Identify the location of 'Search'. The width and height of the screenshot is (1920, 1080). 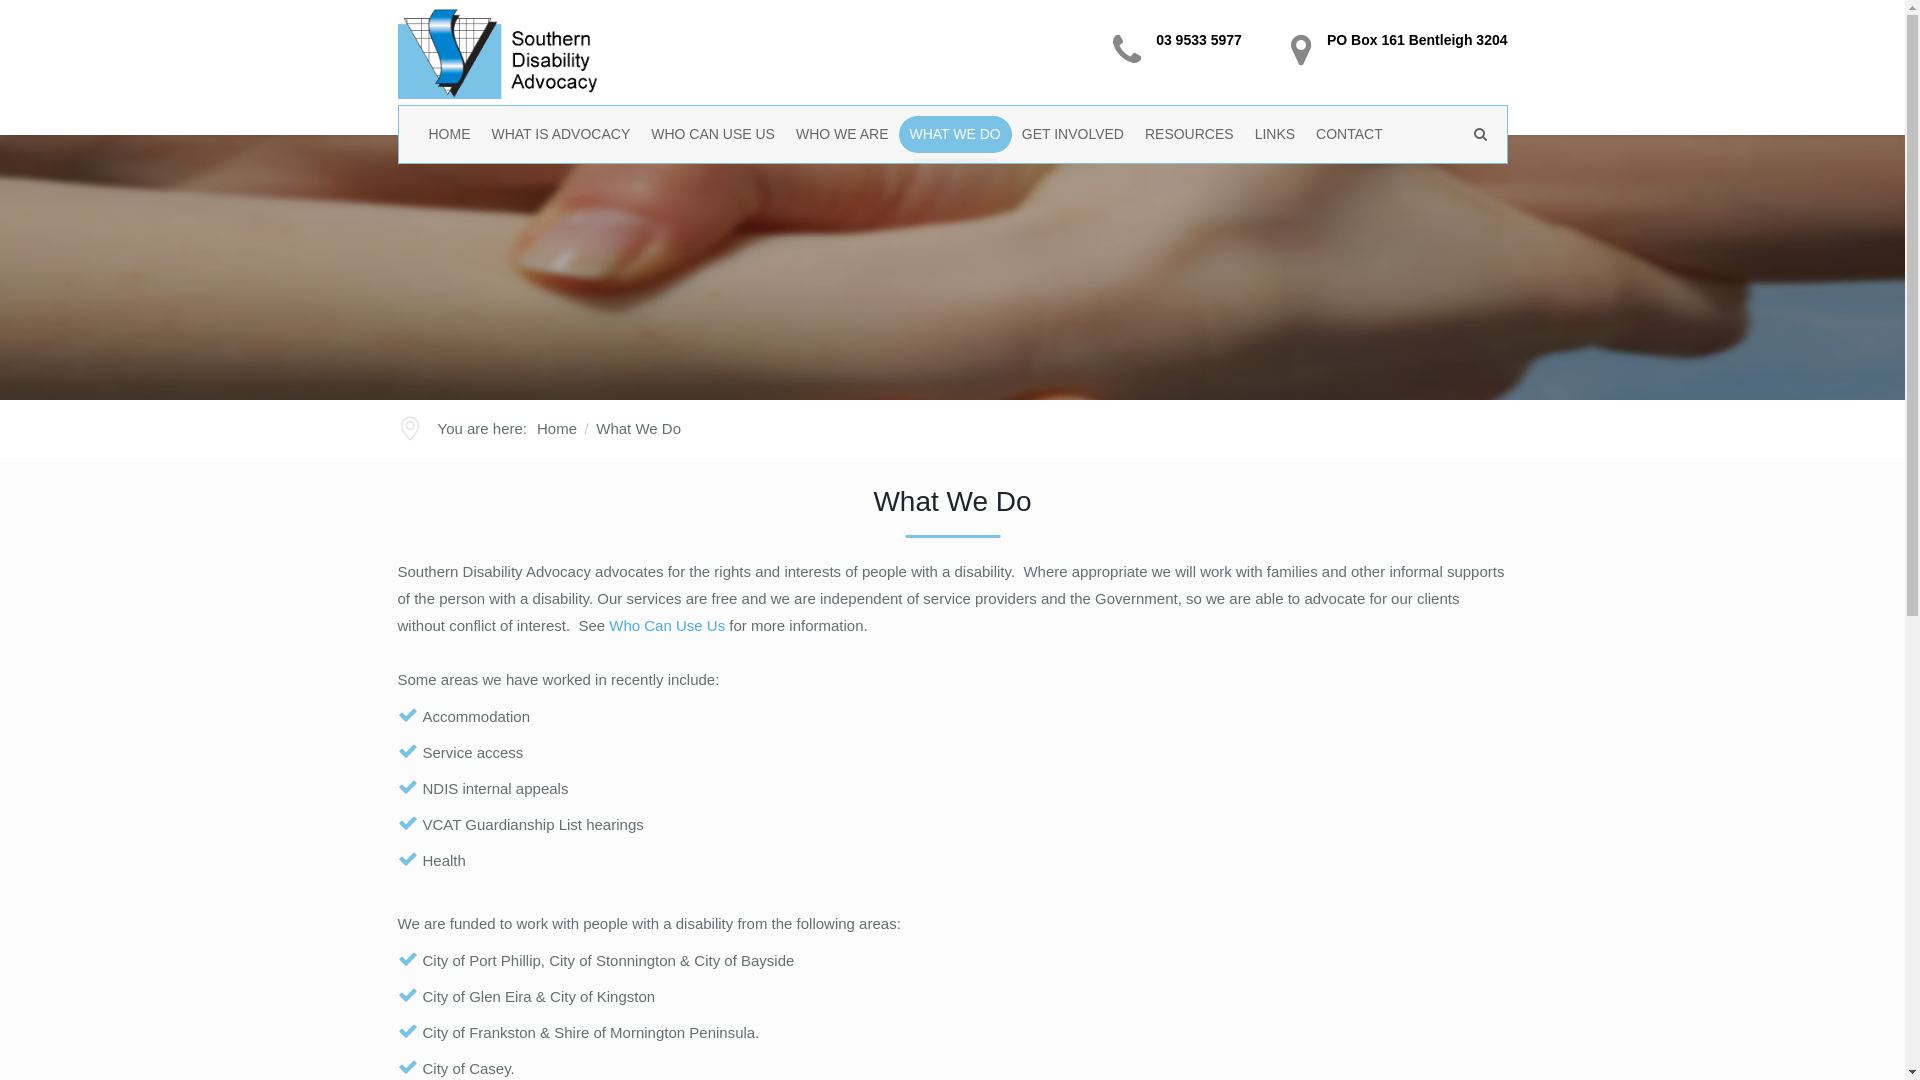
(1459, 186).